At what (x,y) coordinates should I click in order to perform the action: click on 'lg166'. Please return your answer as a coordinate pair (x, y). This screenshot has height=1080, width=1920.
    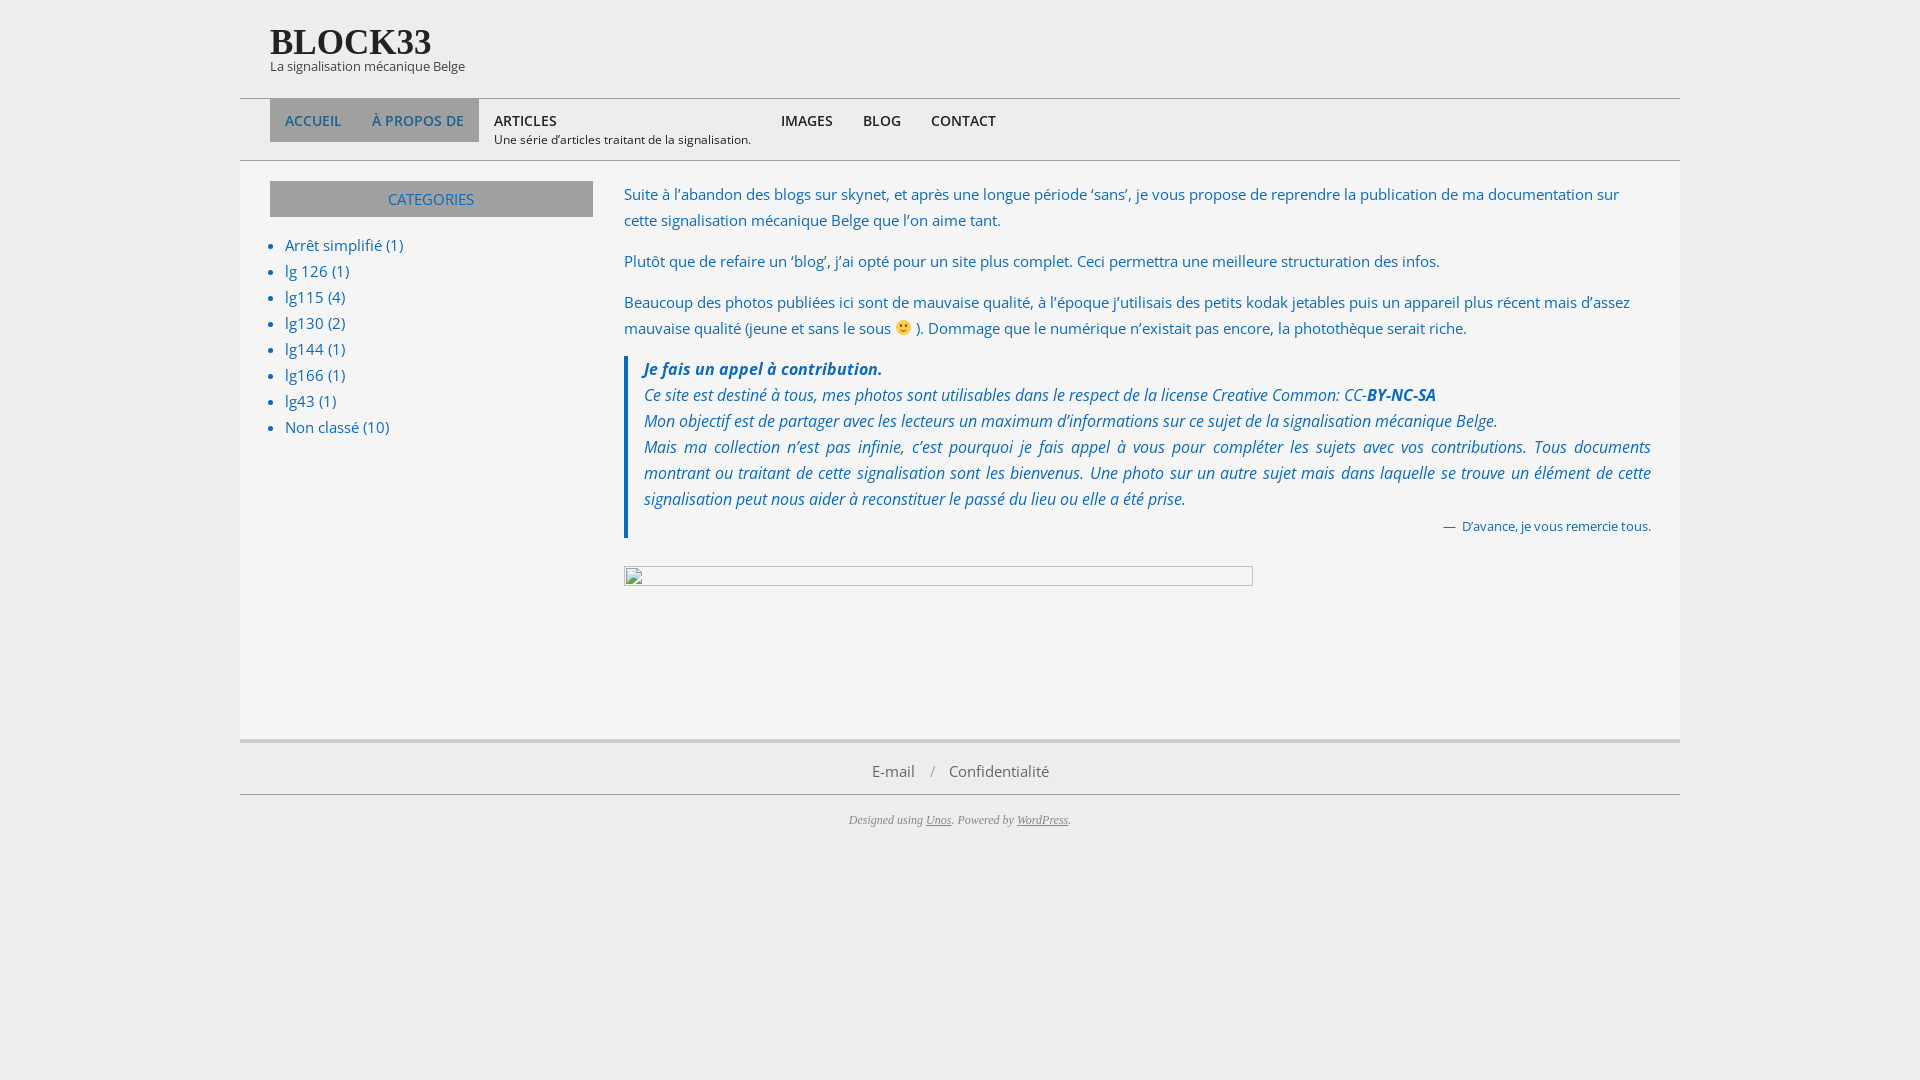
    Looking at the image, I should click on (303, 374).